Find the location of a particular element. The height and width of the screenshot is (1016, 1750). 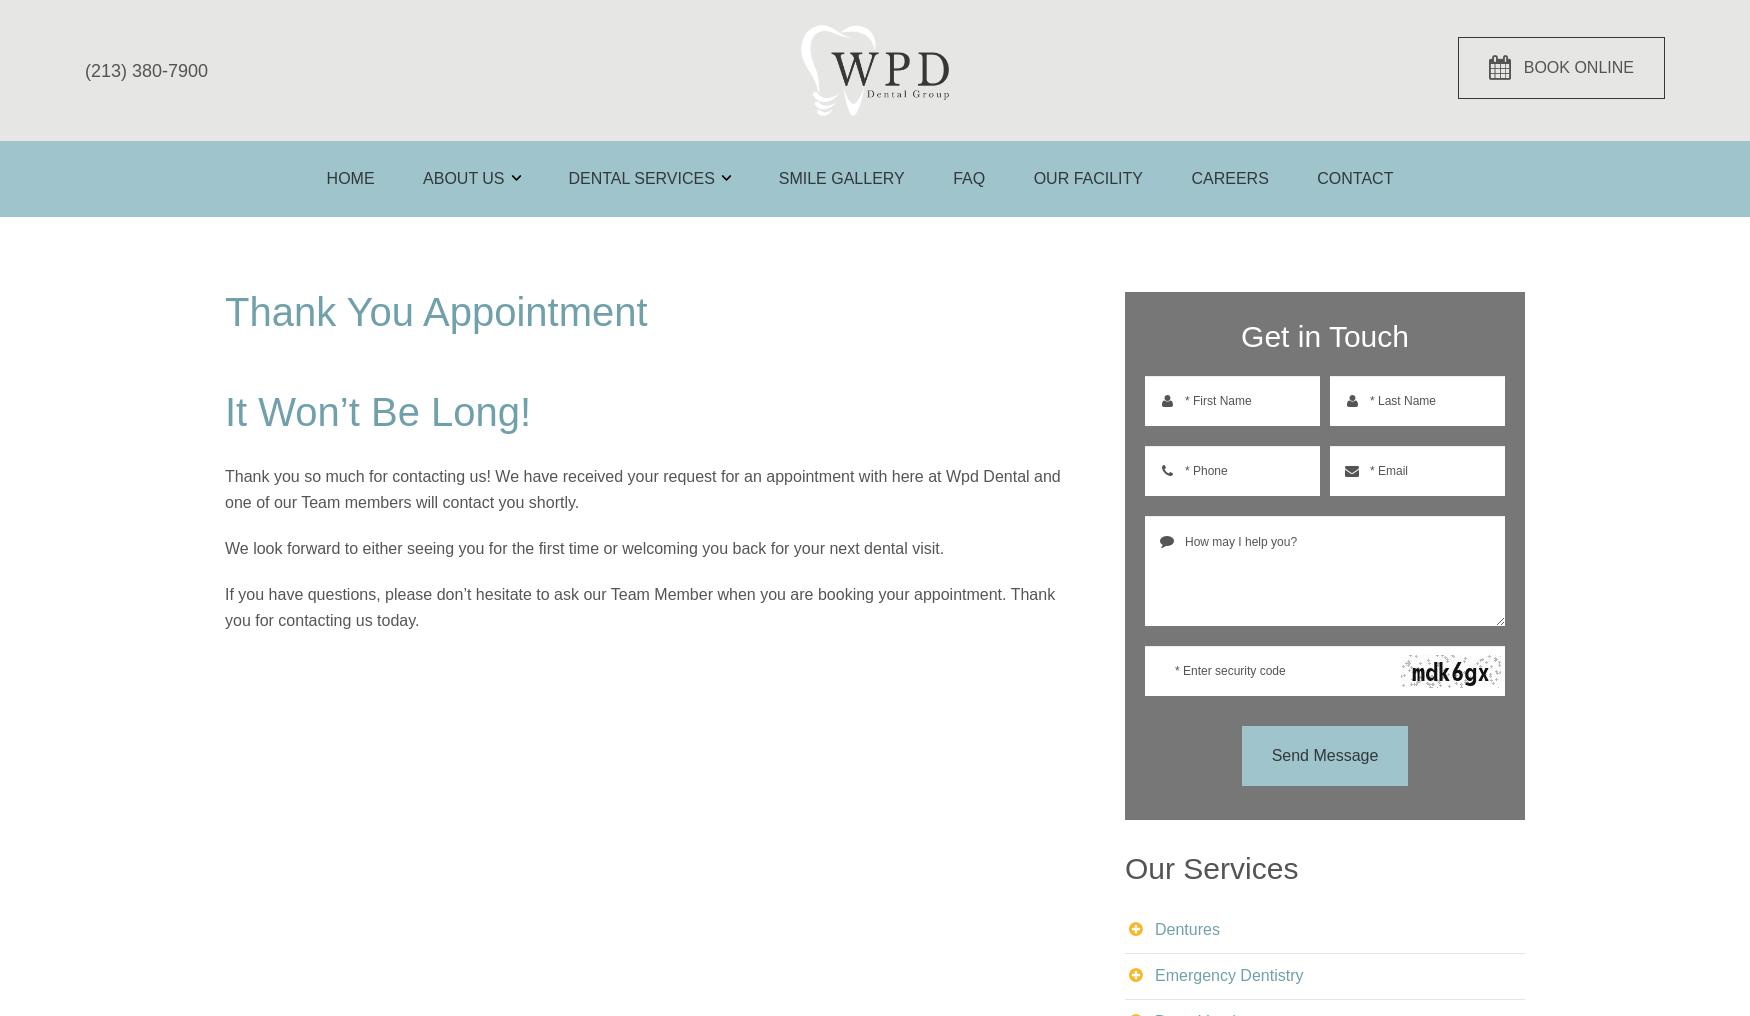

'Thank You Appointment' is located at coordinates (225, 309).